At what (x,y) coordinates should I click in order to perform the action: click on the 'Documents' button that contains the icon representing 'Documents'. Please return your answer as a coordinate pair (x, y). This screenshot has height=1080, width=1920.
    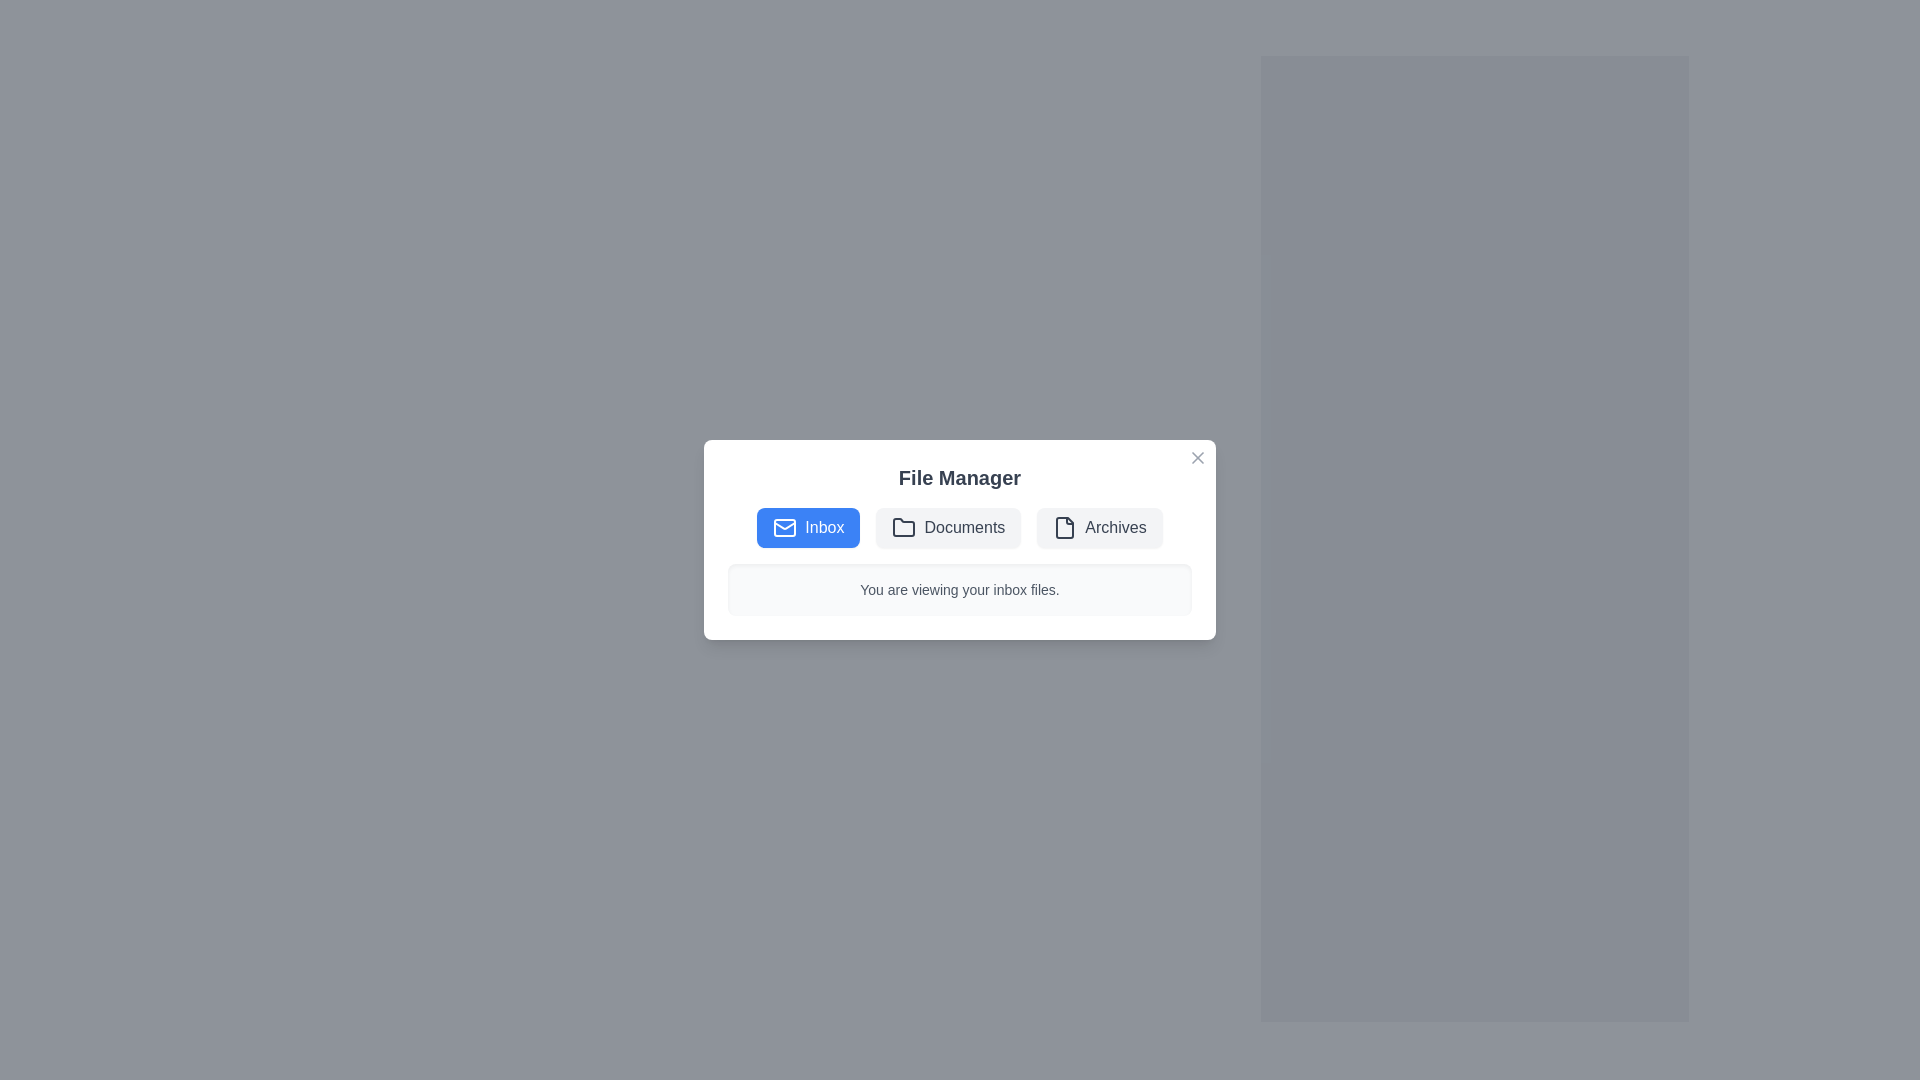
    Looking at the image, I should click on (903, 526).